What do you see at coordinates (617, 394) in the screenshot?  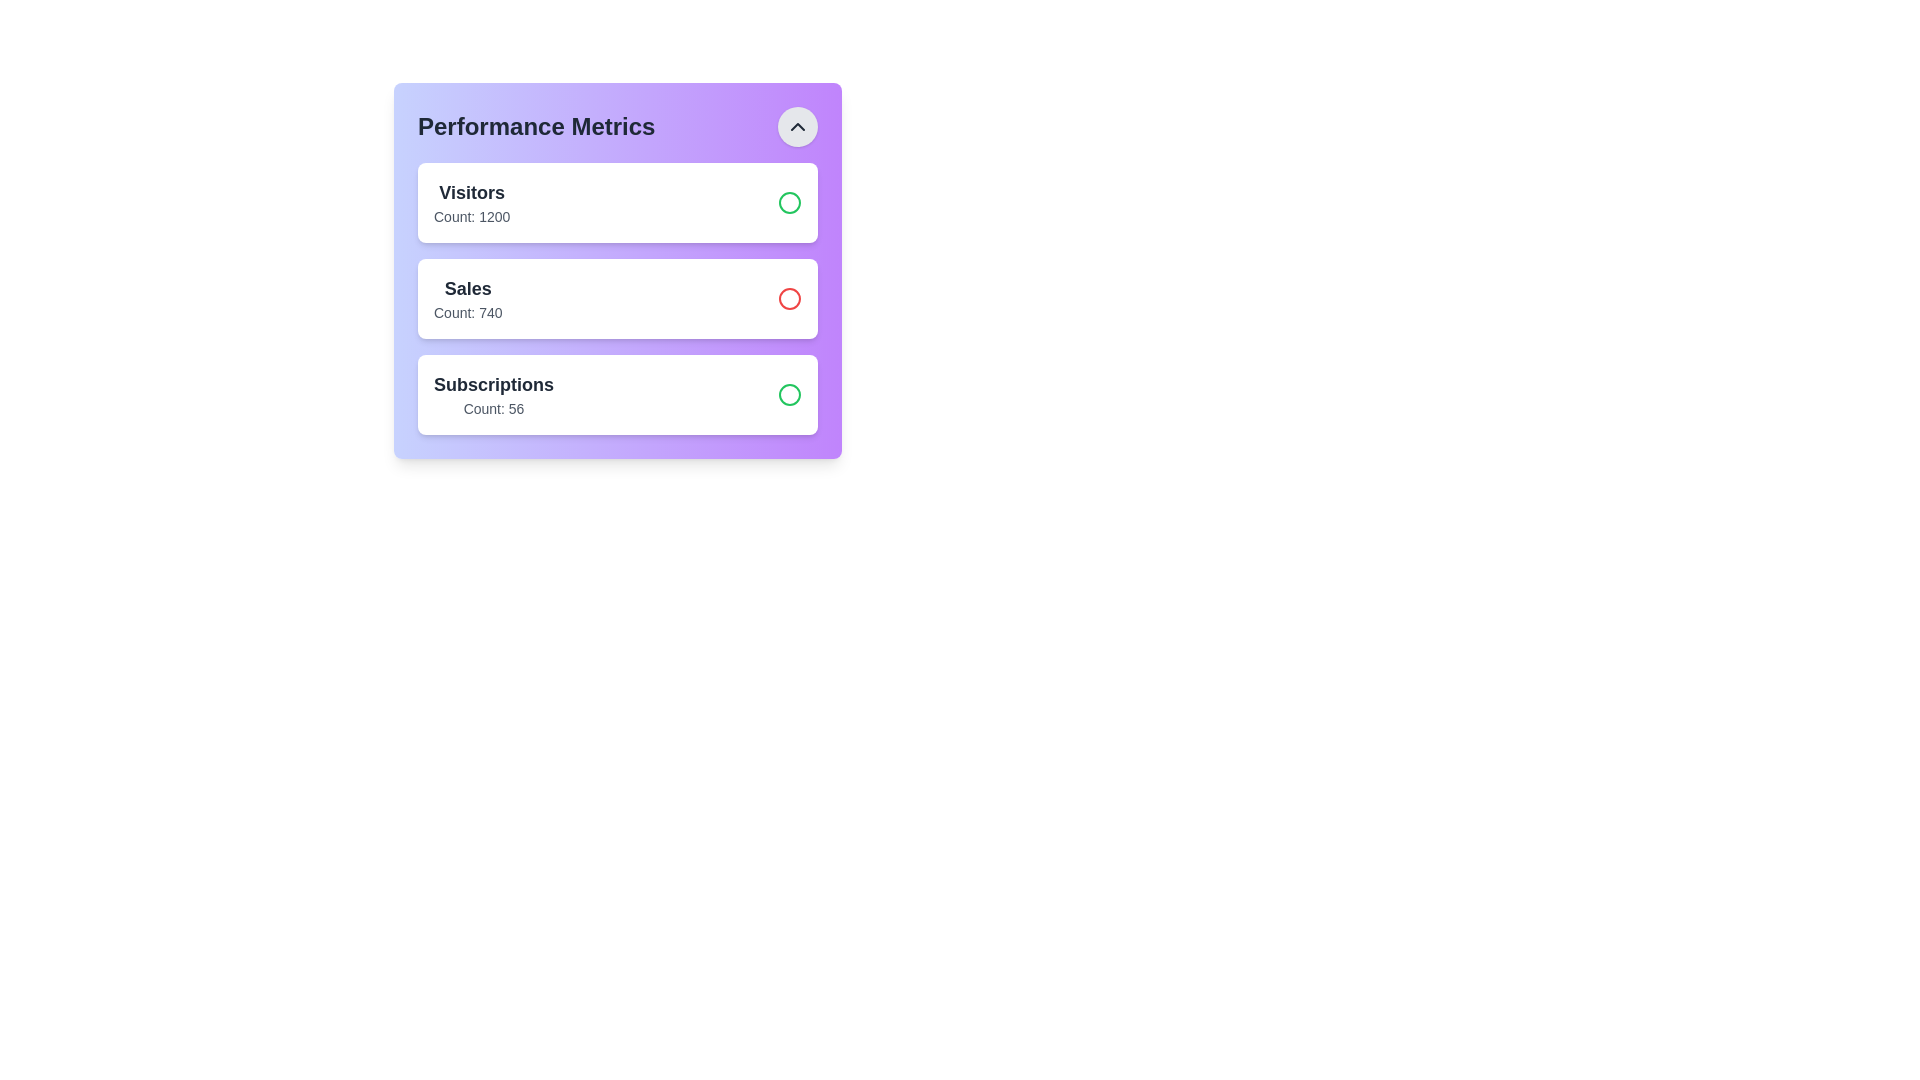 I see `the stat item for Subscriptions` at bounding box center [617, 394].